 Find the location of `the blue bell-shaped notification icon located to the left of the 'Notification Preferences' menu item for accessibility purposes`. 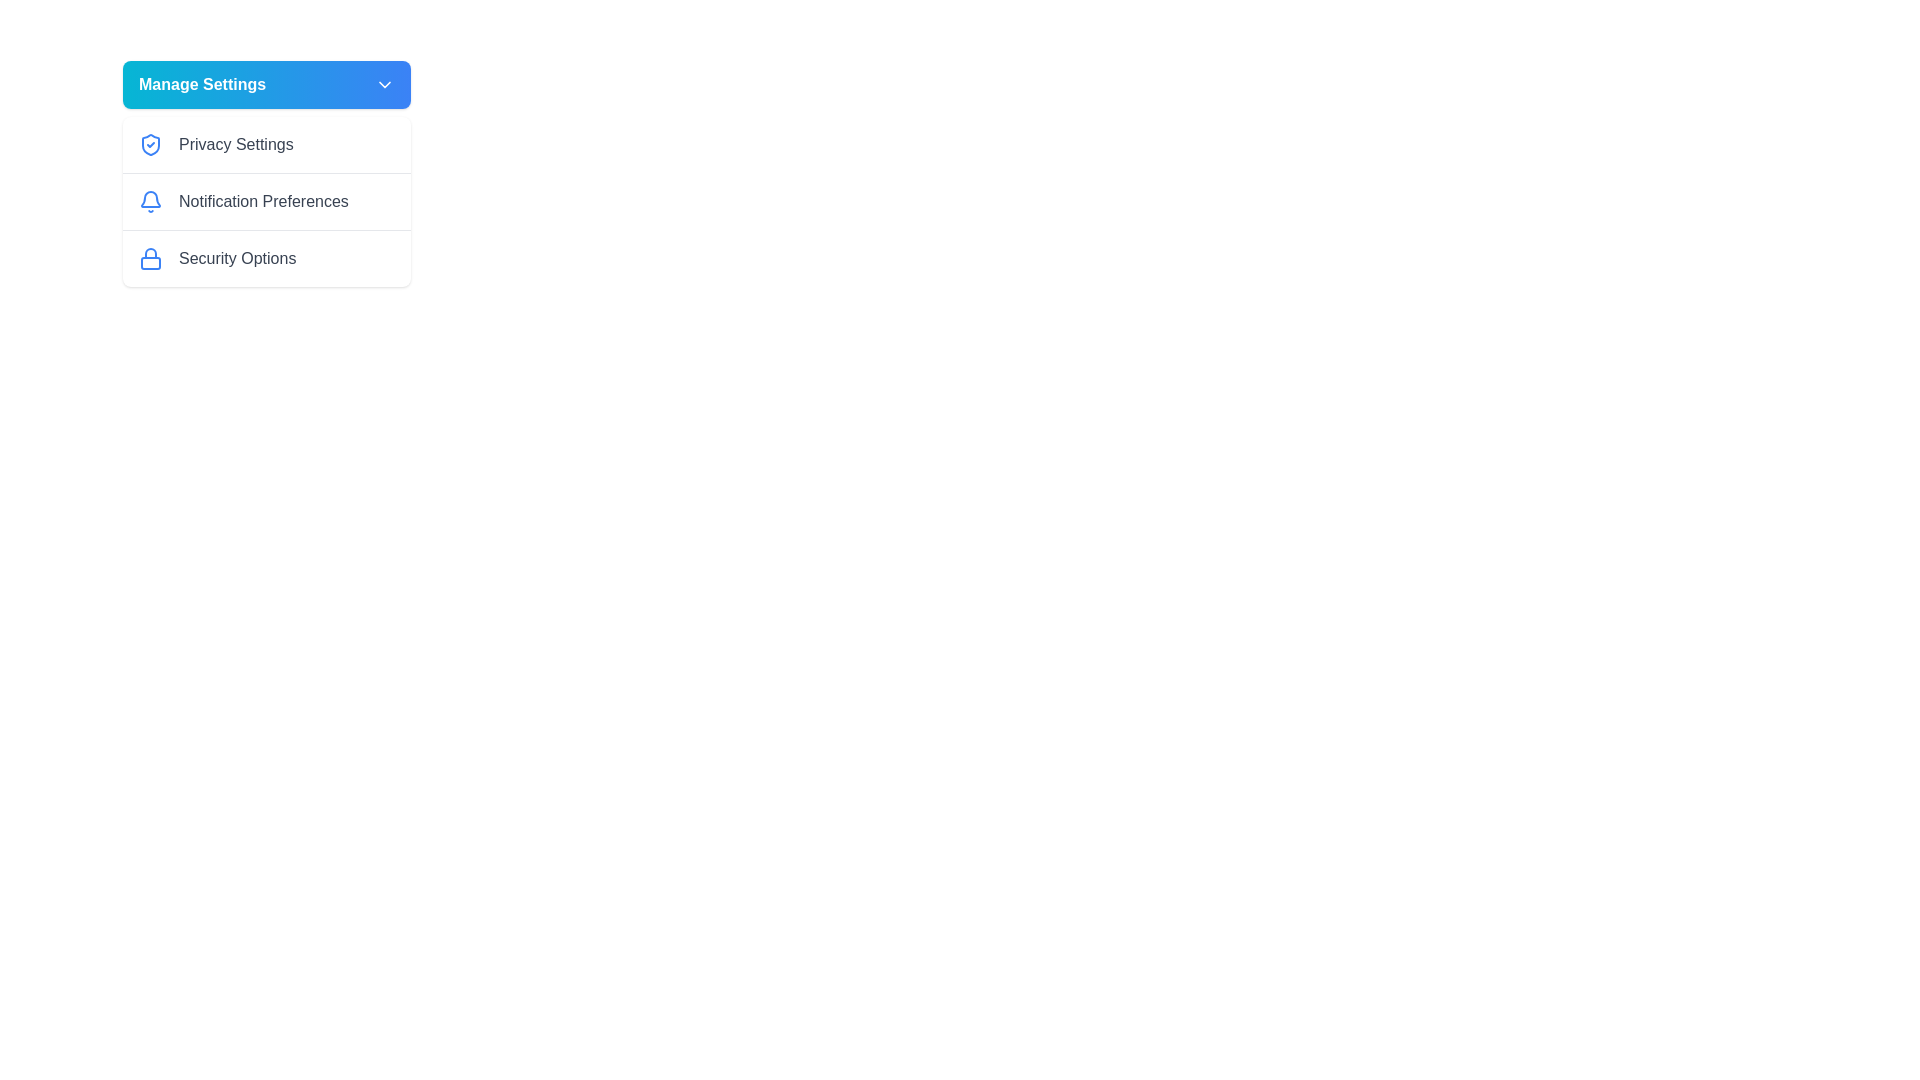

the blue bell-shaped notification icon located to the left of the 'Notification Preferences' menu item for accessibility purposes is located at coordinates (149, 201).